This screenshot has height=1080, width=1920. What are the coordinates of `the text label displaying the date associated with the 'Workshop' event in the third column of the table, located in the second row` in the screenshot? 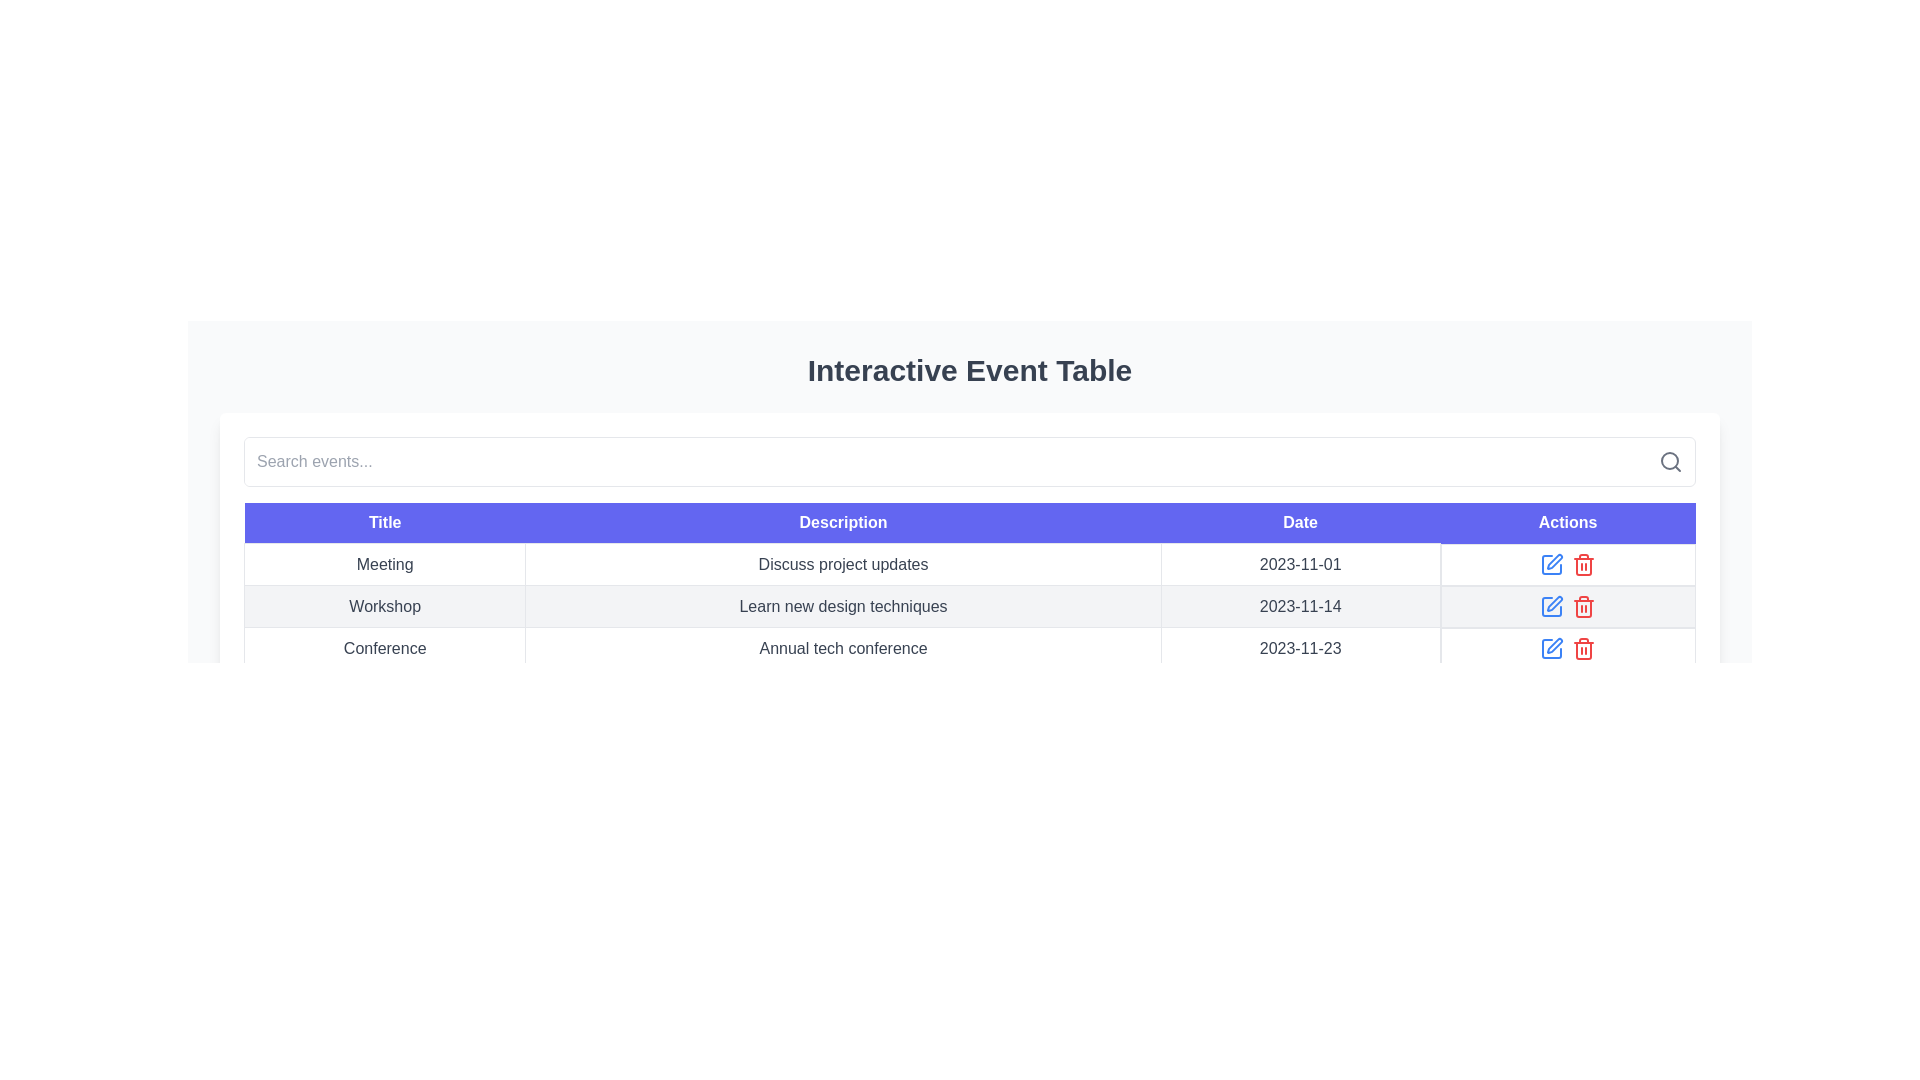 It's located at (1300, 605).